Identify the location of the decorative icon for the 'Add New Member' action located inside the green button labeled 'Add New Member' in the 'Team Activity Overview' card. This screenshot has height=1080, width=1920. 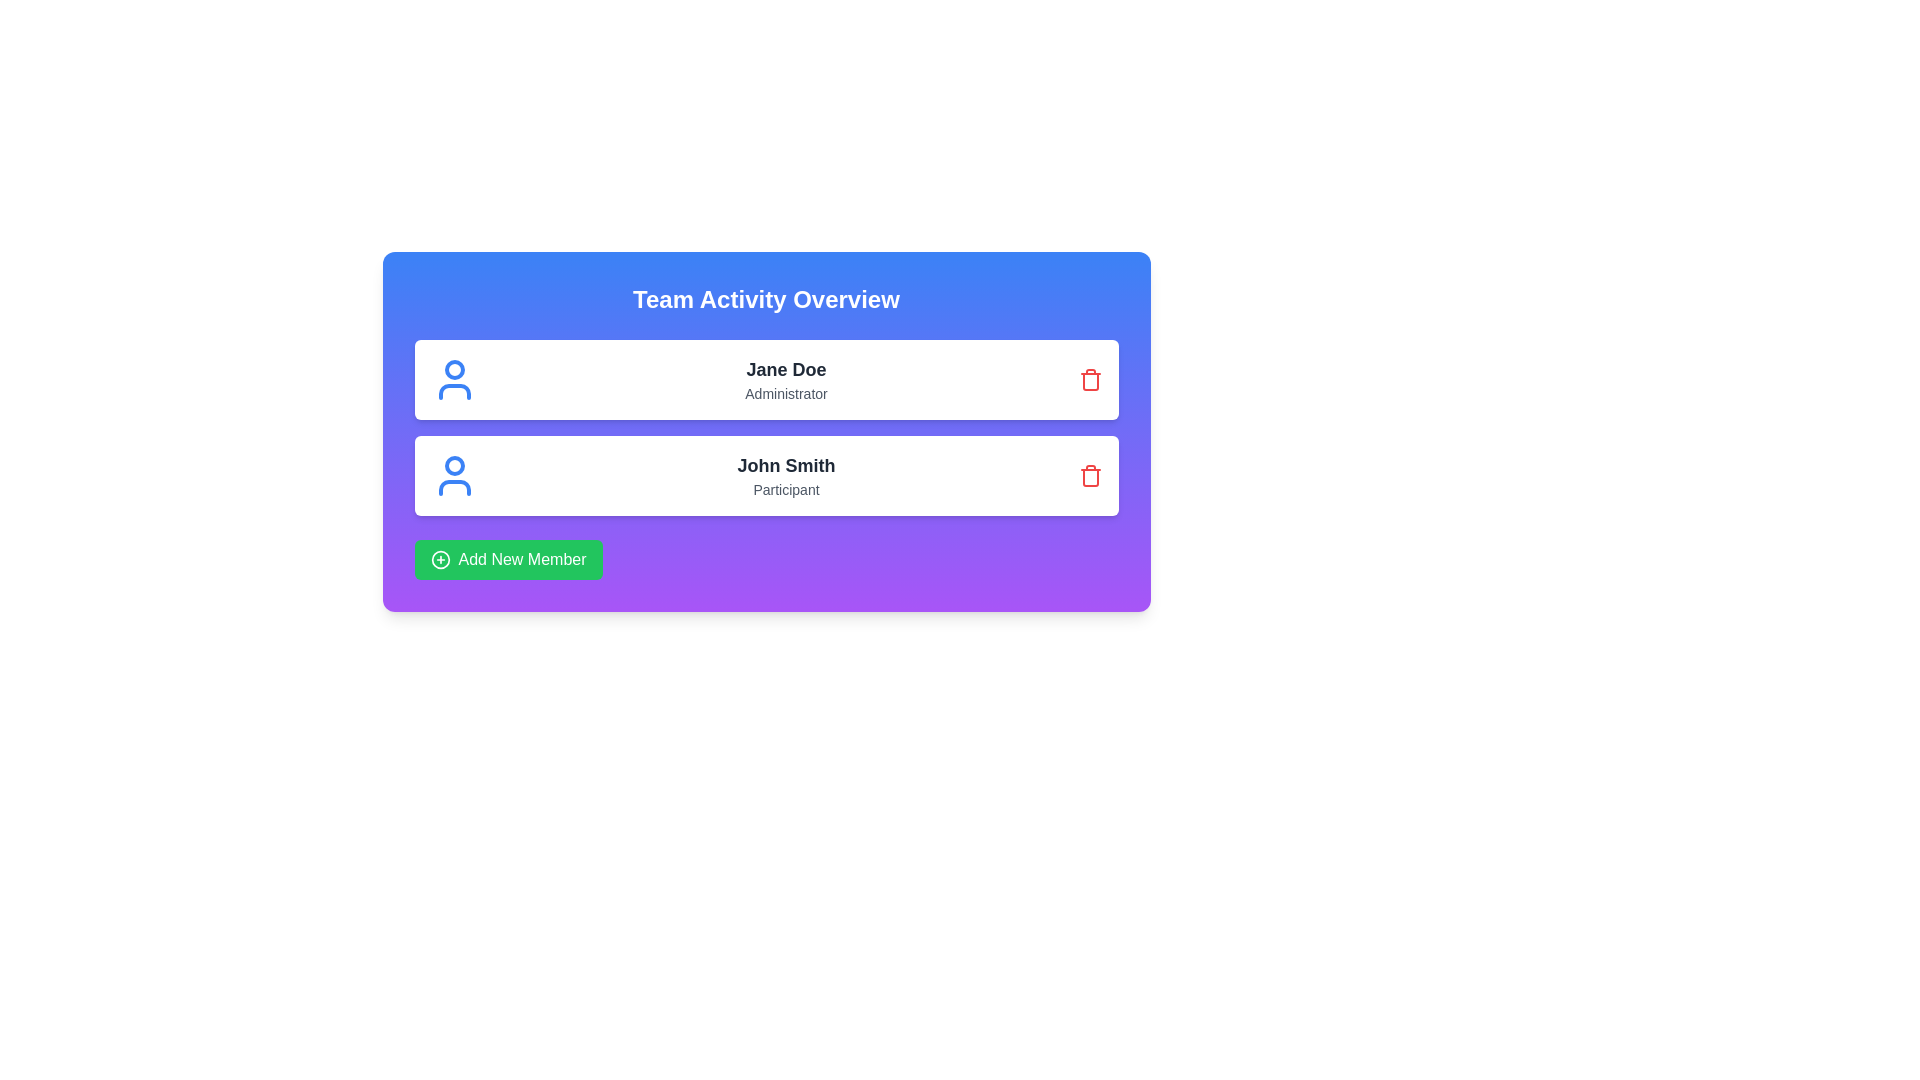
(439, 559).